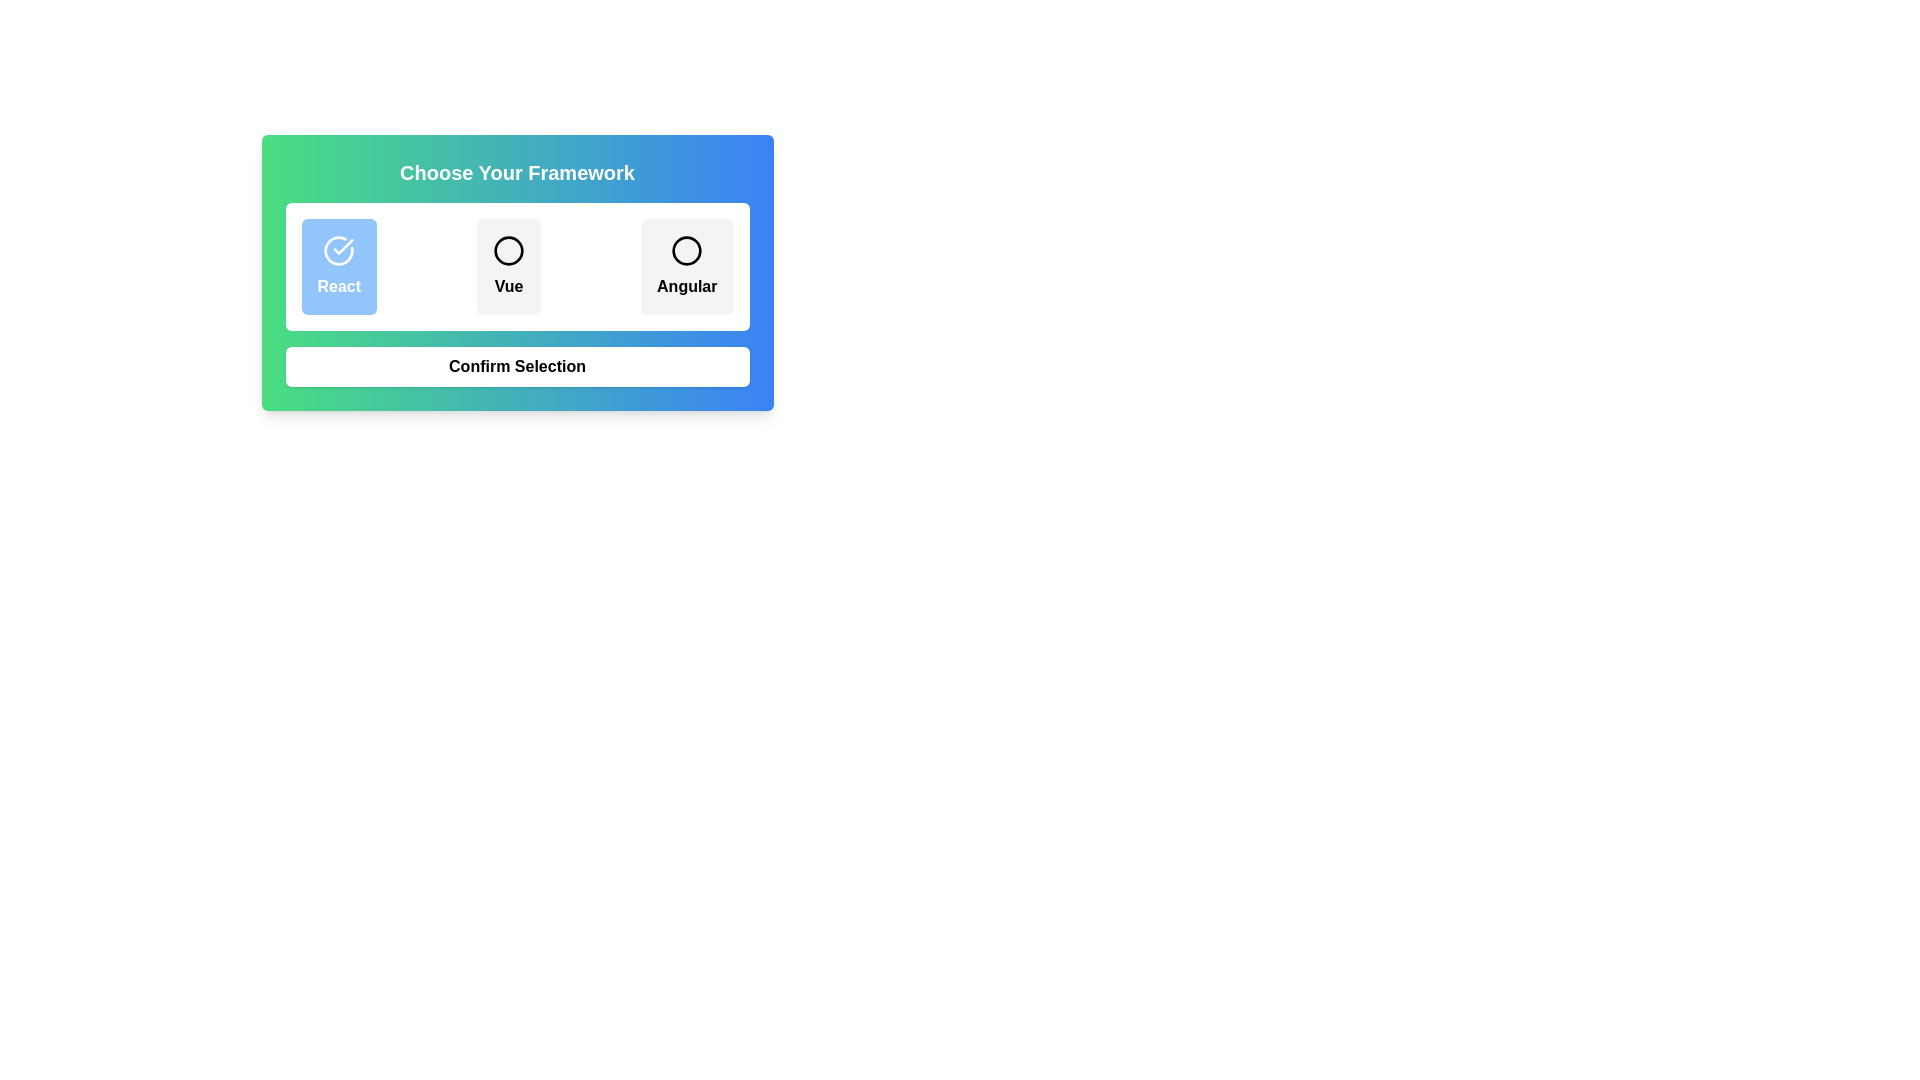 This screenshot has width=1920, height=1080. I want to click on the 'Vue' icon which is centered above the text 'Vue' in the selection interface, located in the middle column of the options displayed, so click(508, 249).